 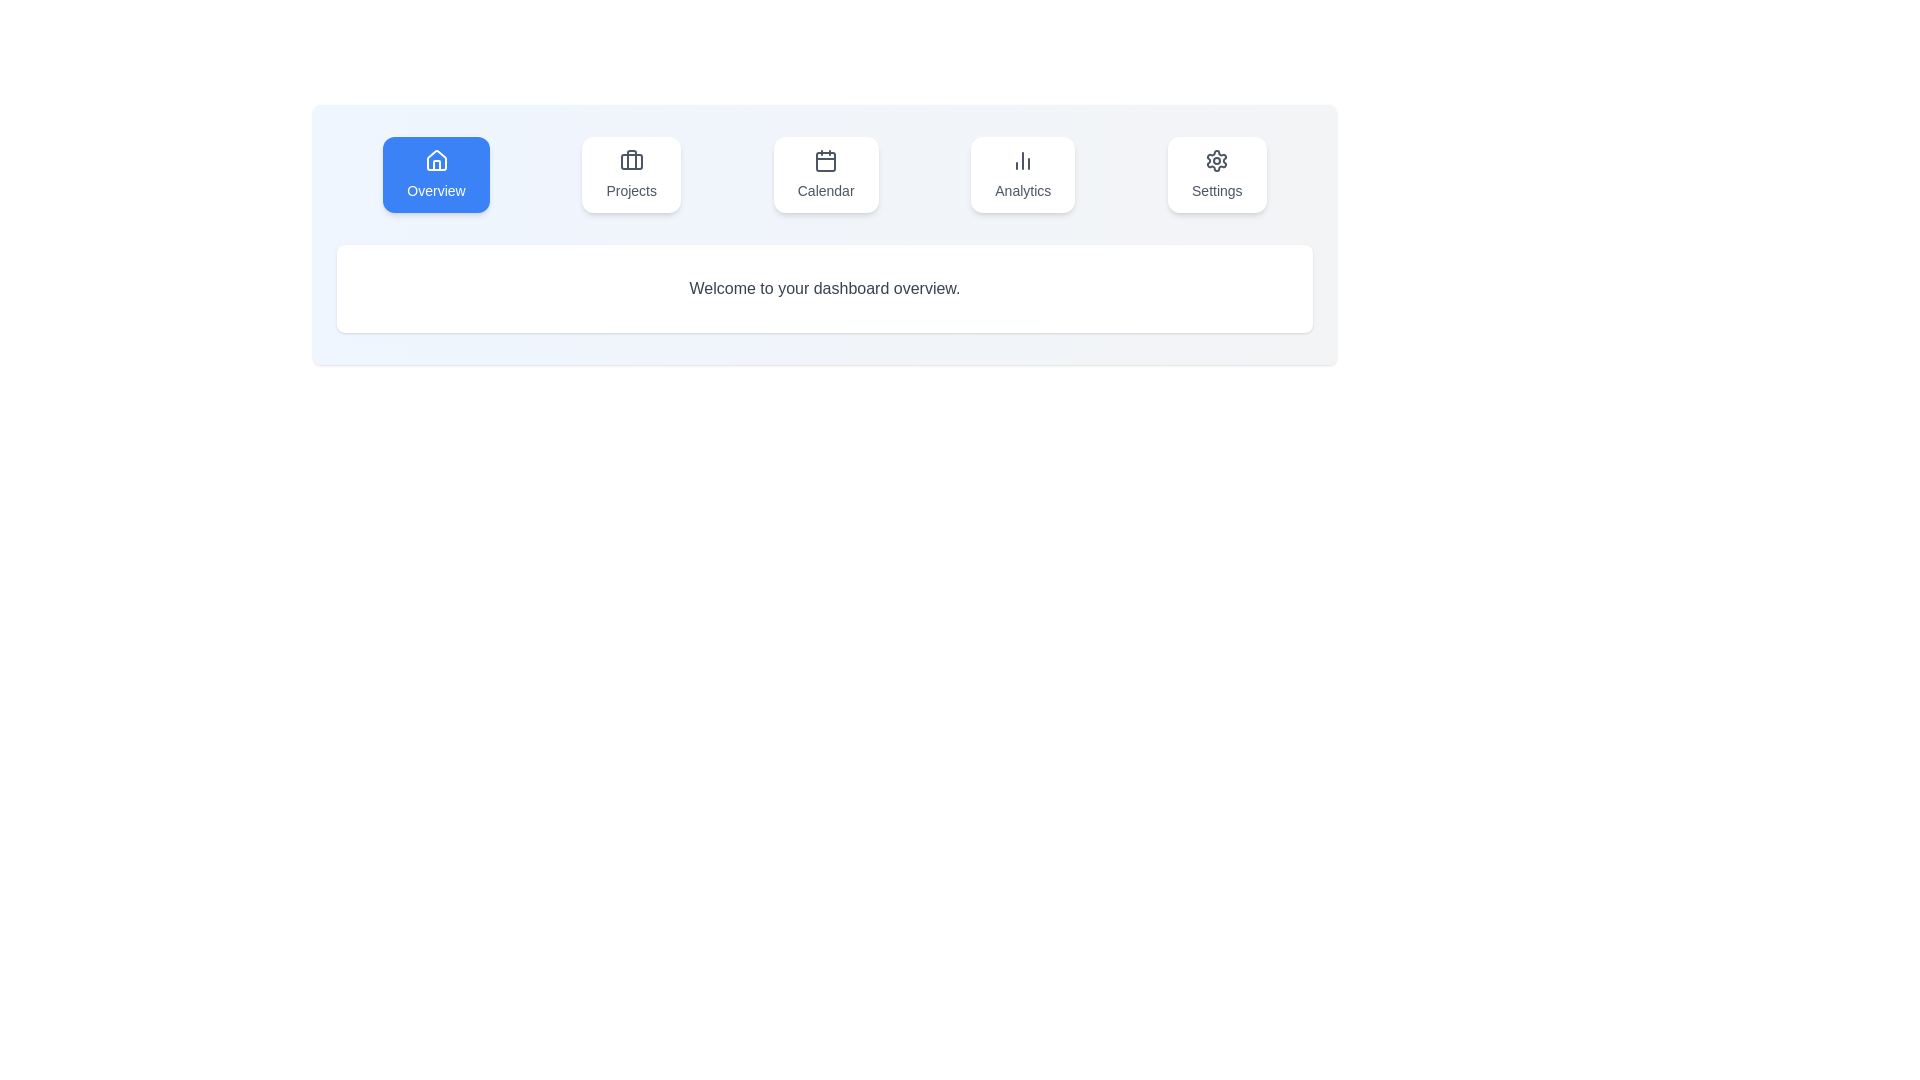 I want to click on the calendar icon component located as the third item in the header's main navigation bar at the top center of the interface, so click(x=826, y=161).